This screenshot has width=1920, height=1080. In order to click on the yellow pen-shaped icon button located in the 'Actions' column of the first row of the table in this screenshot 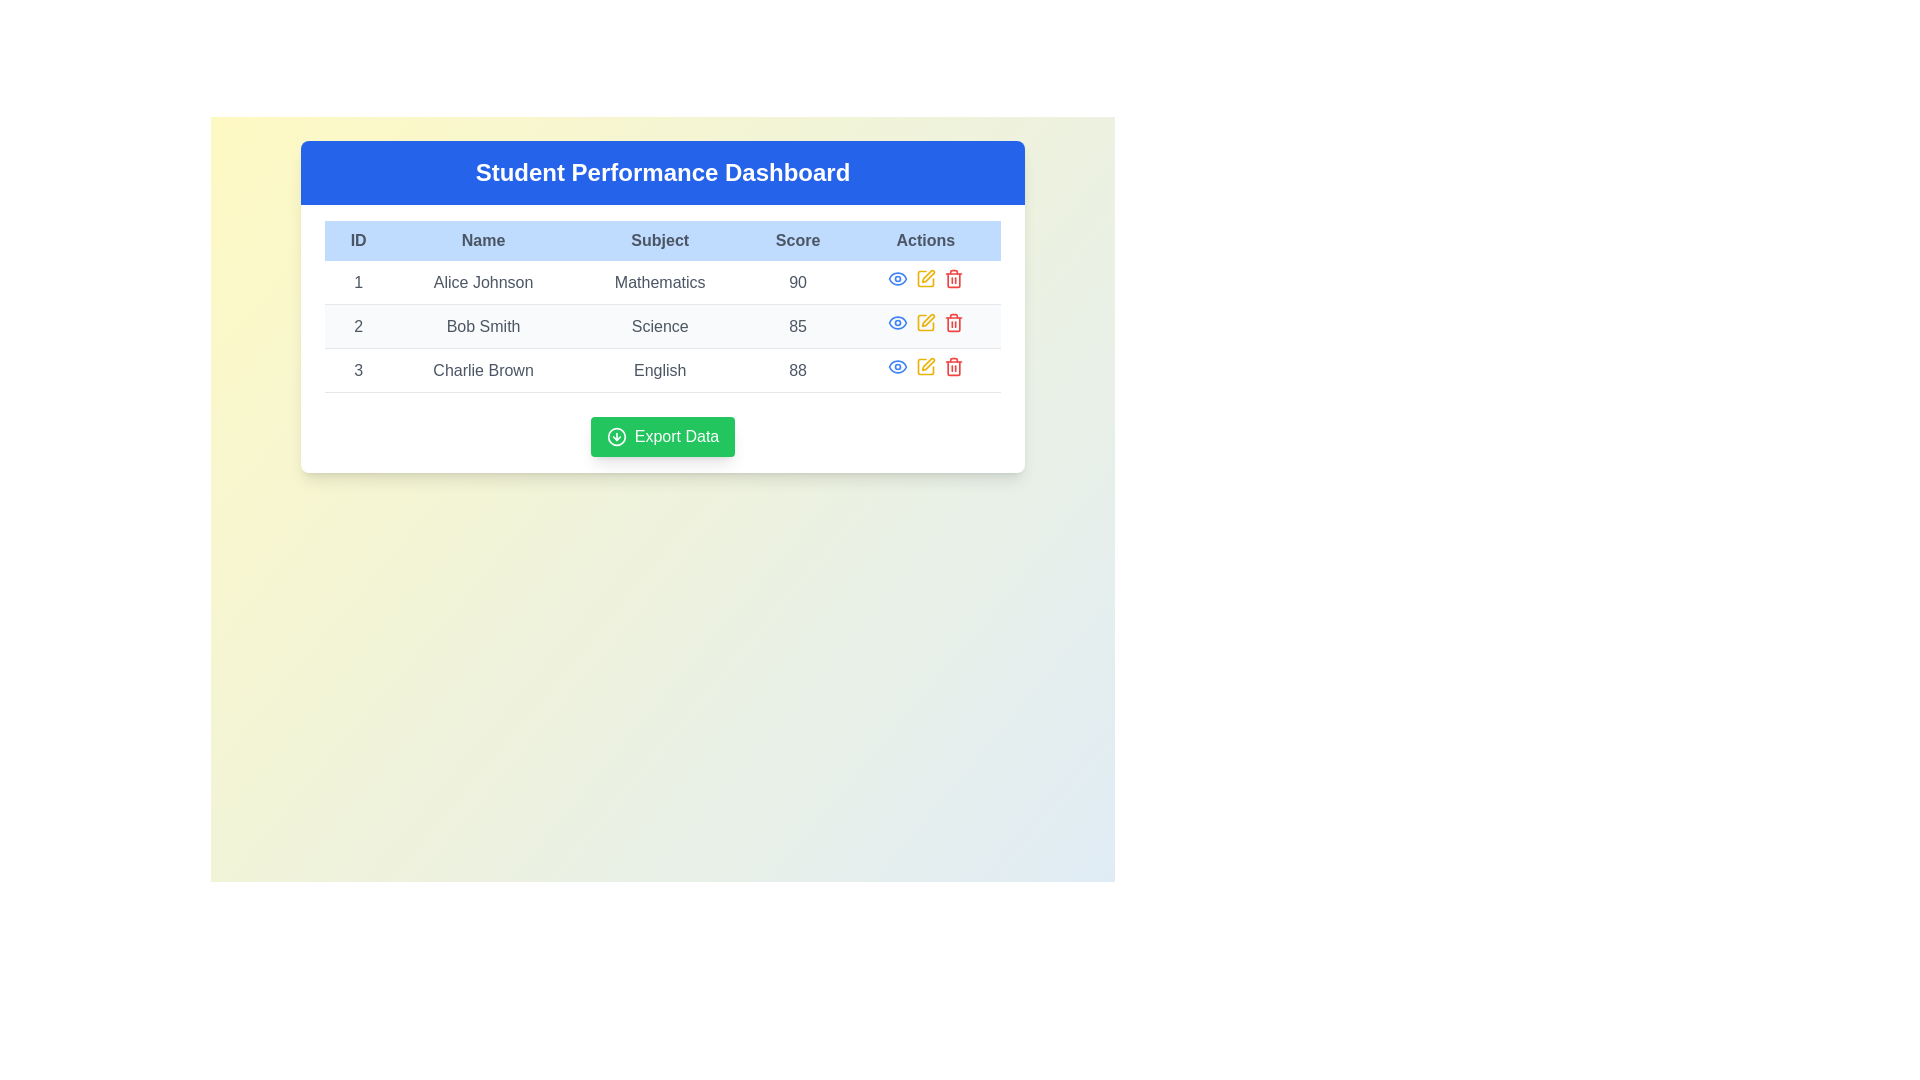, I will do `click(927, 276)`.